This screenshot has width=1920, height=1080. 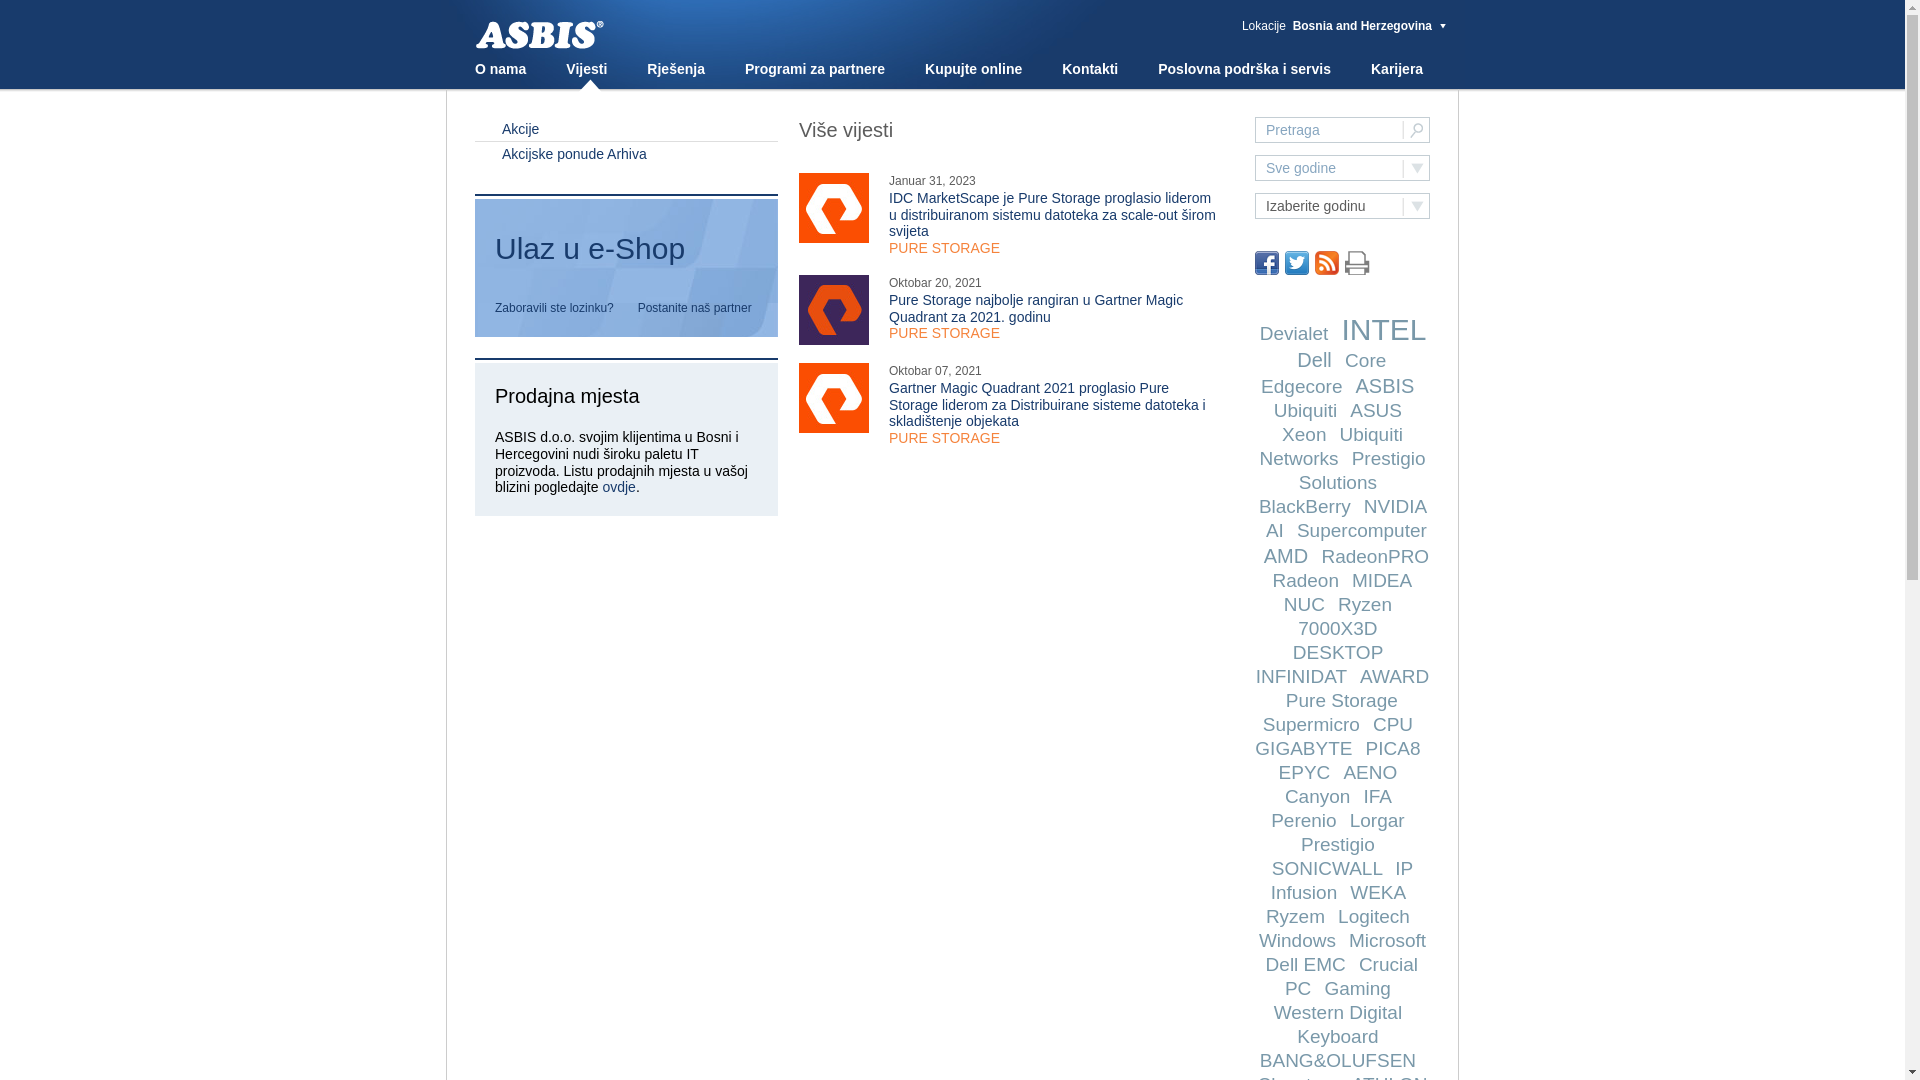 What do you see at coordinates (1387, 963) in the screenshot?
I see `'Crucial'` at bounding box center [1387, 963].